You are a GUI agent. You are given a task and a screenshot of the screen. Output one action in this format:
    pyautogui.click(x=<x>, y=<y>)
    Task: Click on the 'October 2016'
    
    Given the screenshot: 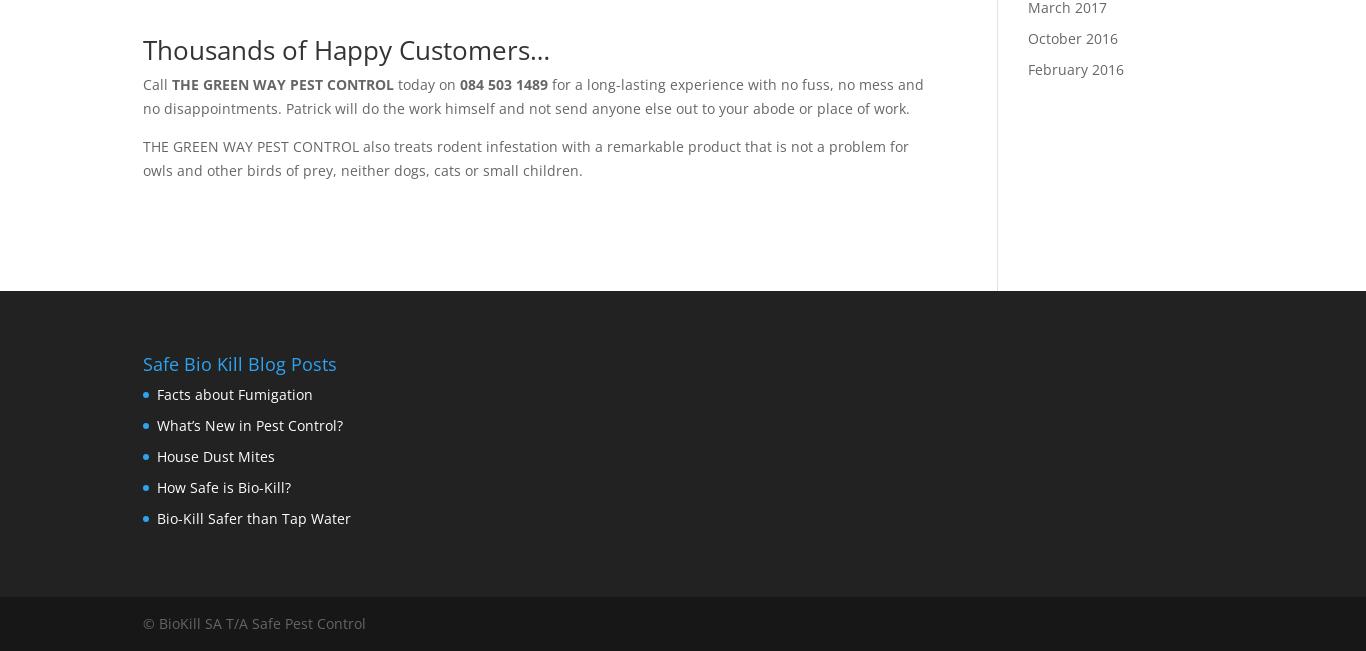 What is the action you would take?
    pyautogui.click(x=1071, y=37)
    